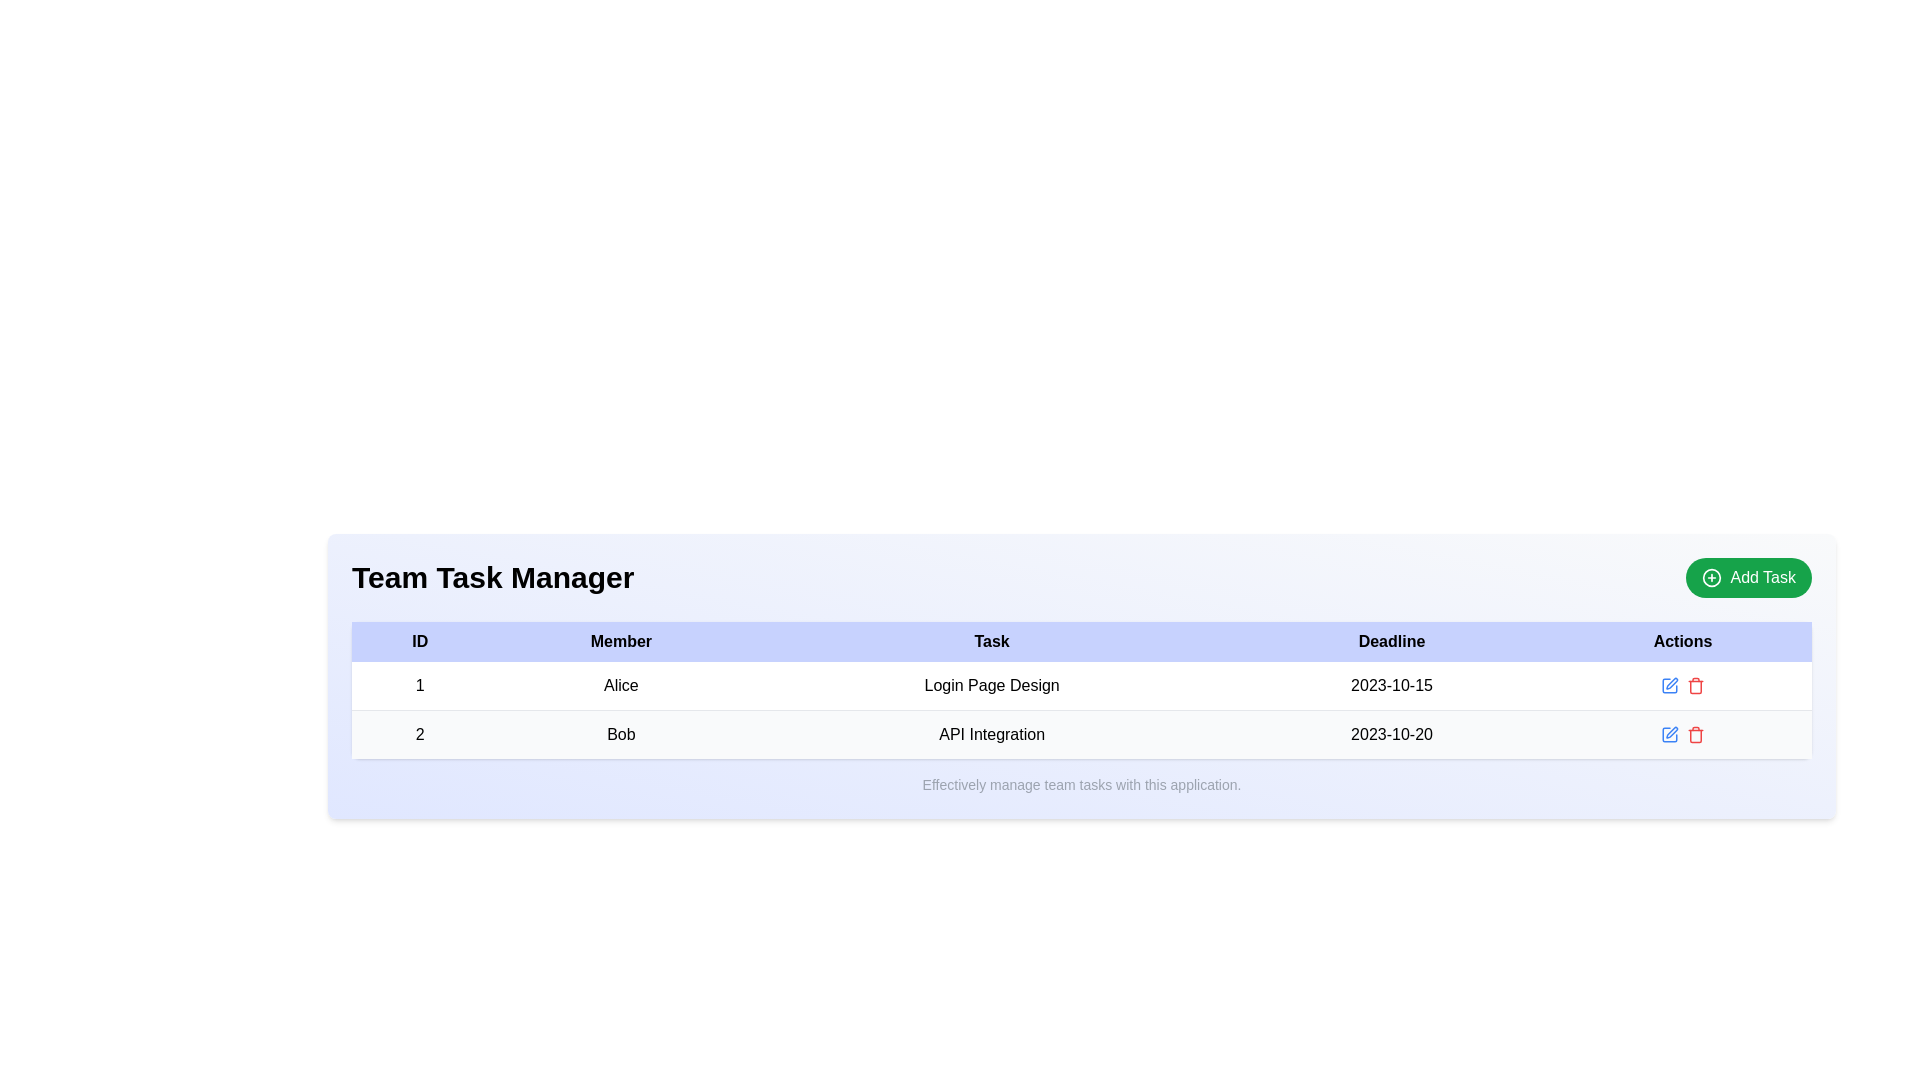  I want to click on the red trash icon, so click(1694, 686).